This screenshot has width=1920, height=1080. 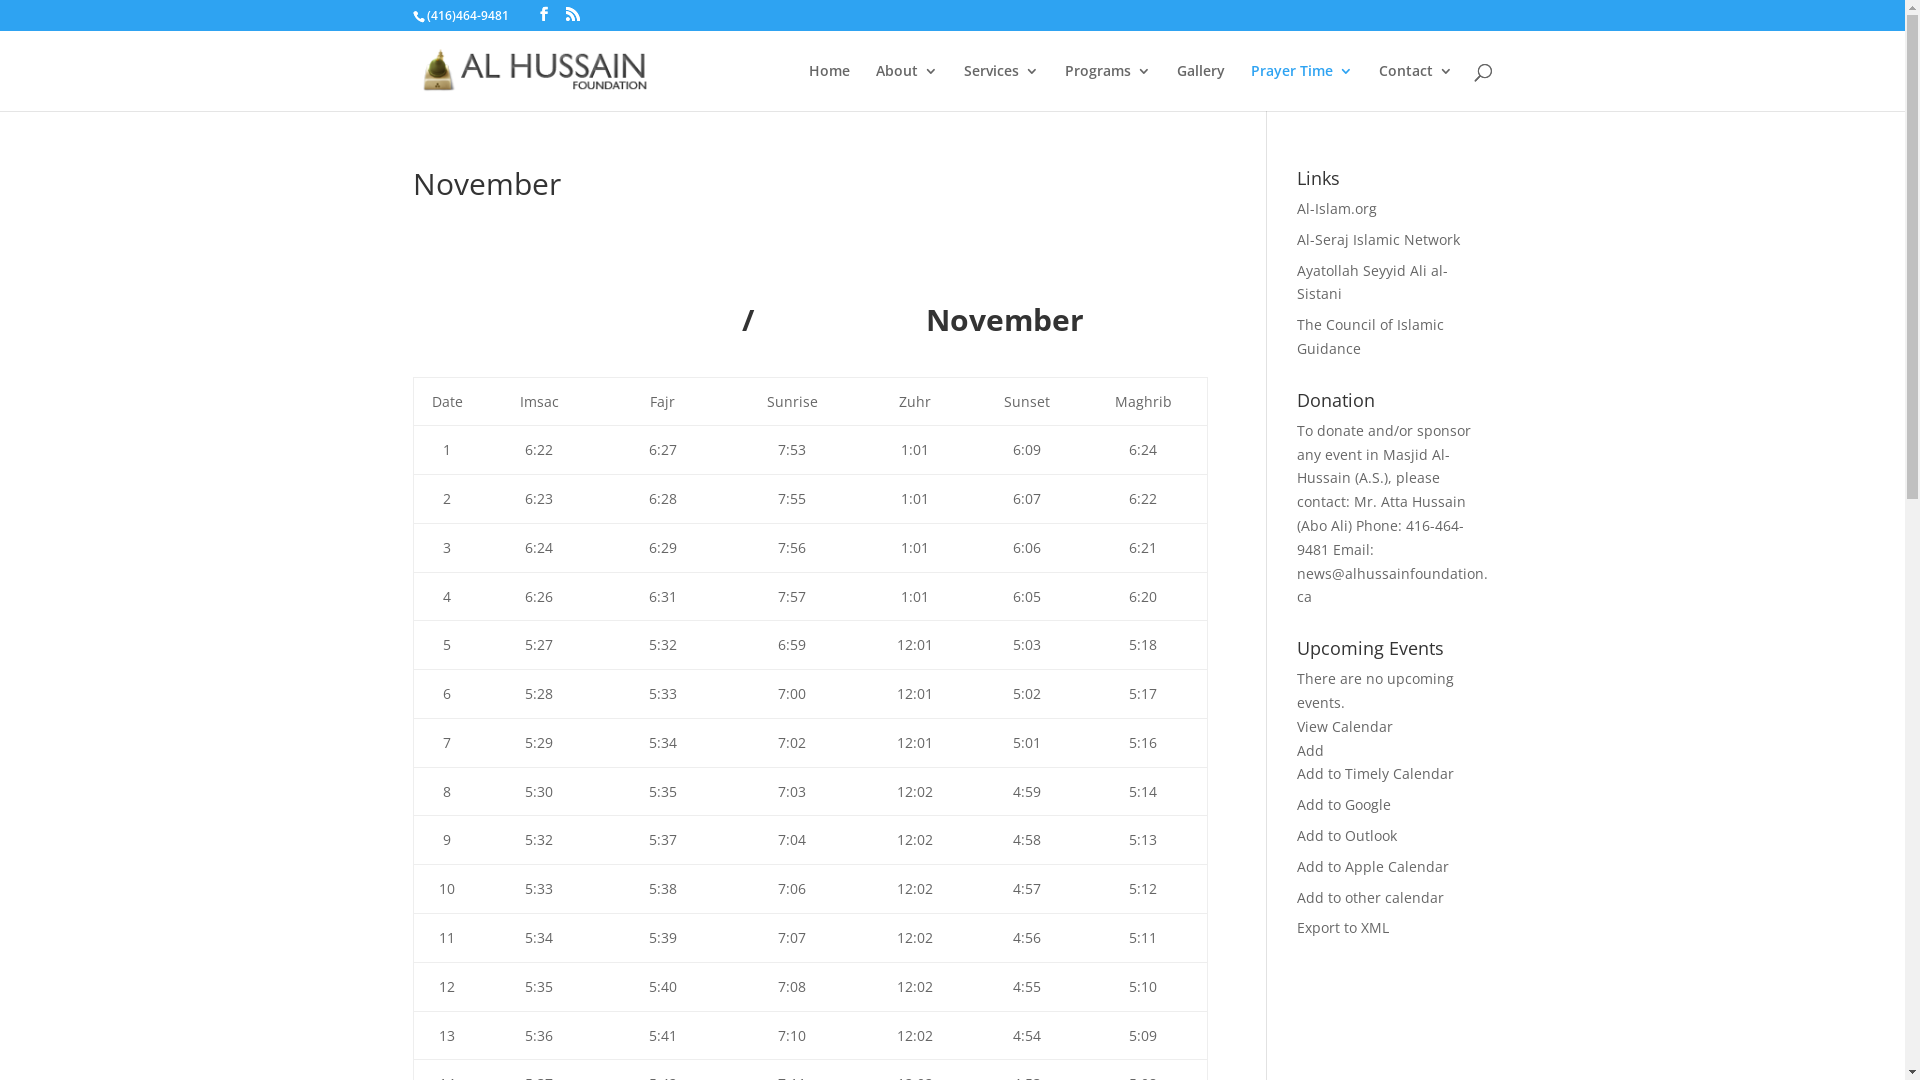 I want to click on 'Programs', so click(x=1106, y=86).